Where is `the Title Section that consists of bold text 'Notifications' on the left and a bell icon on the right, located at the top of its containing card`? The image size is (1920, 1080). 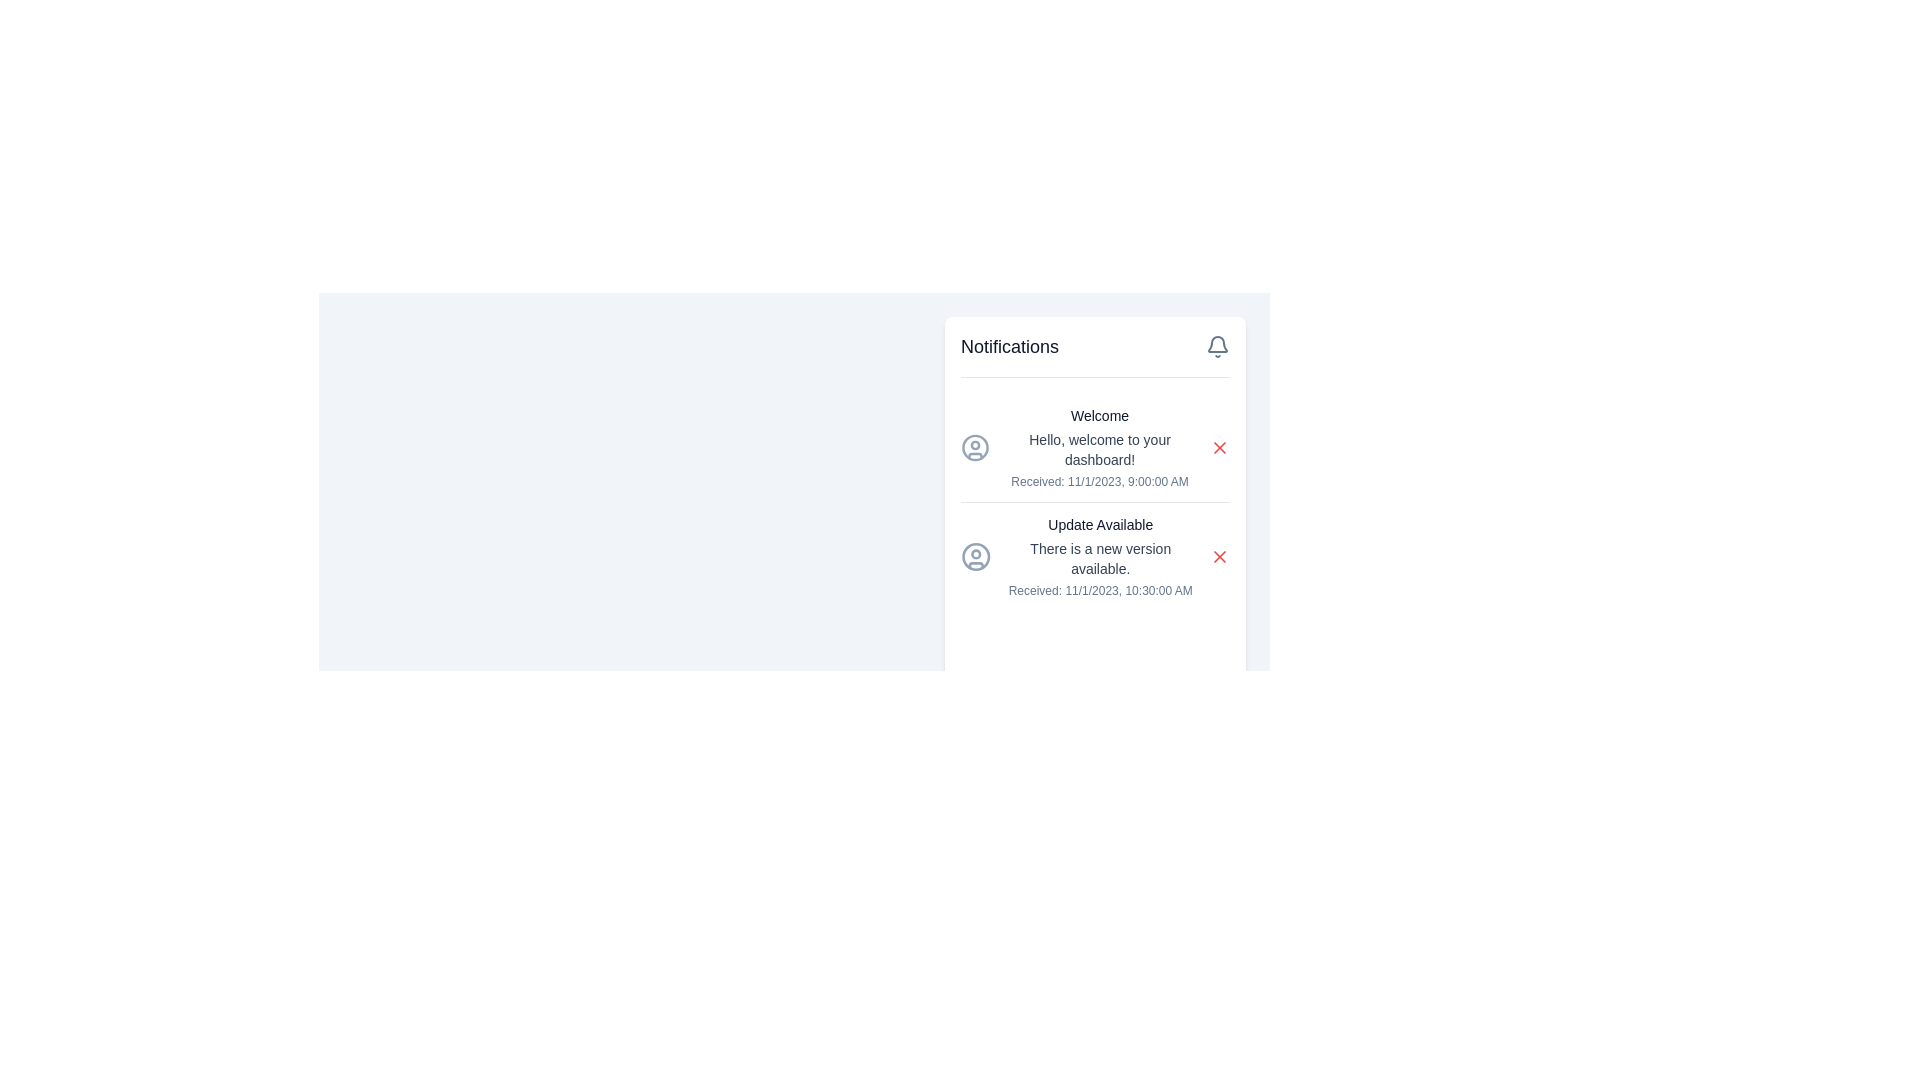 the Title Section that consists of bold text 'Notifications' on the left and a bell icon on the right, located at the top of its containing card is located at coordinates (1094, 354).